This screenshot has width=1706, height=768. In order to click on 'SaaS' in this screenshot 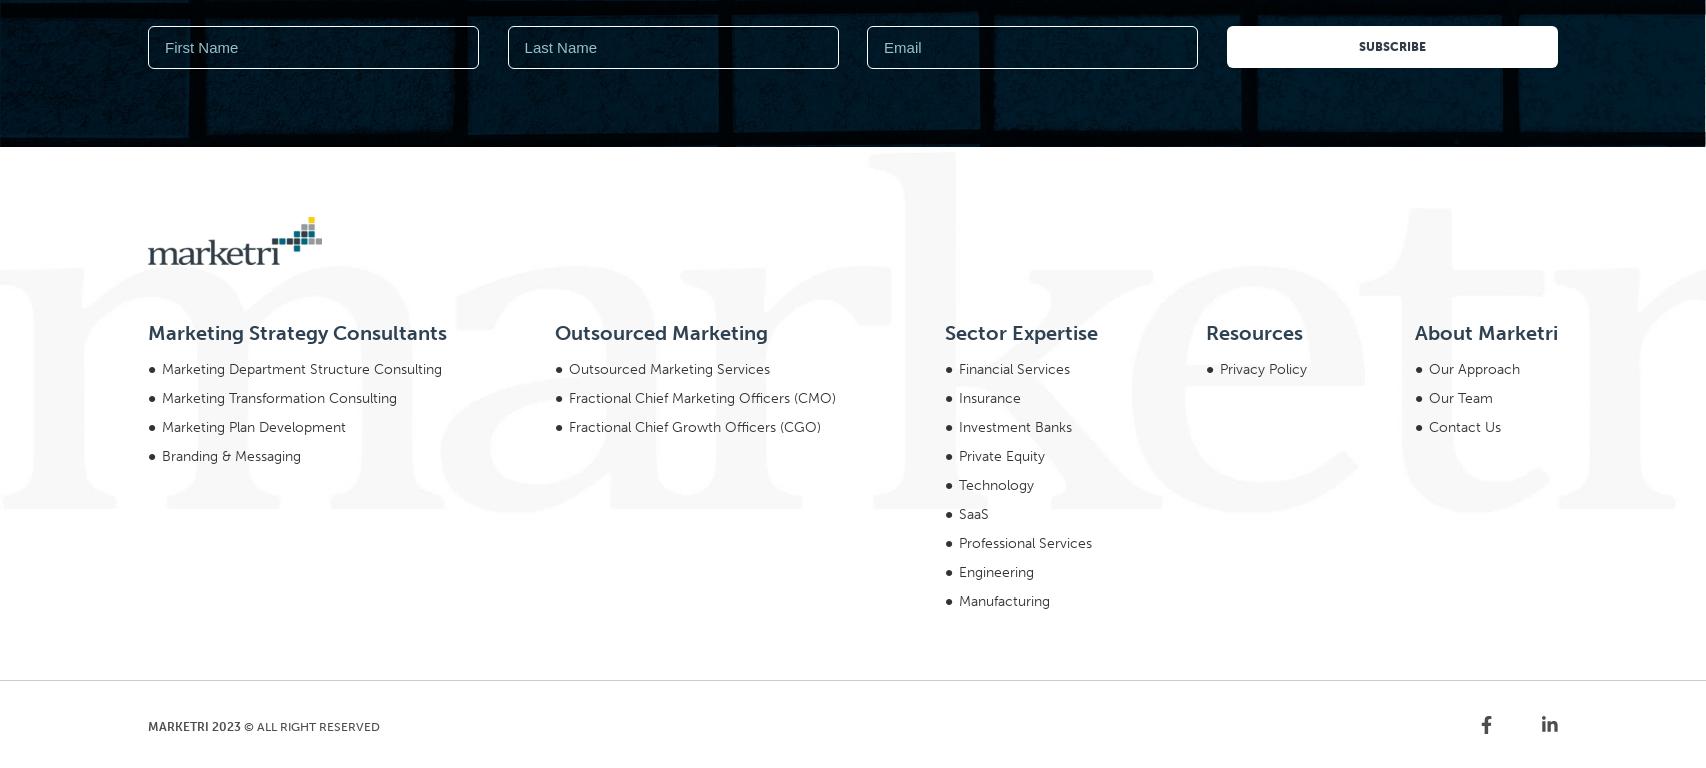, I will do `click(972, 241)`.